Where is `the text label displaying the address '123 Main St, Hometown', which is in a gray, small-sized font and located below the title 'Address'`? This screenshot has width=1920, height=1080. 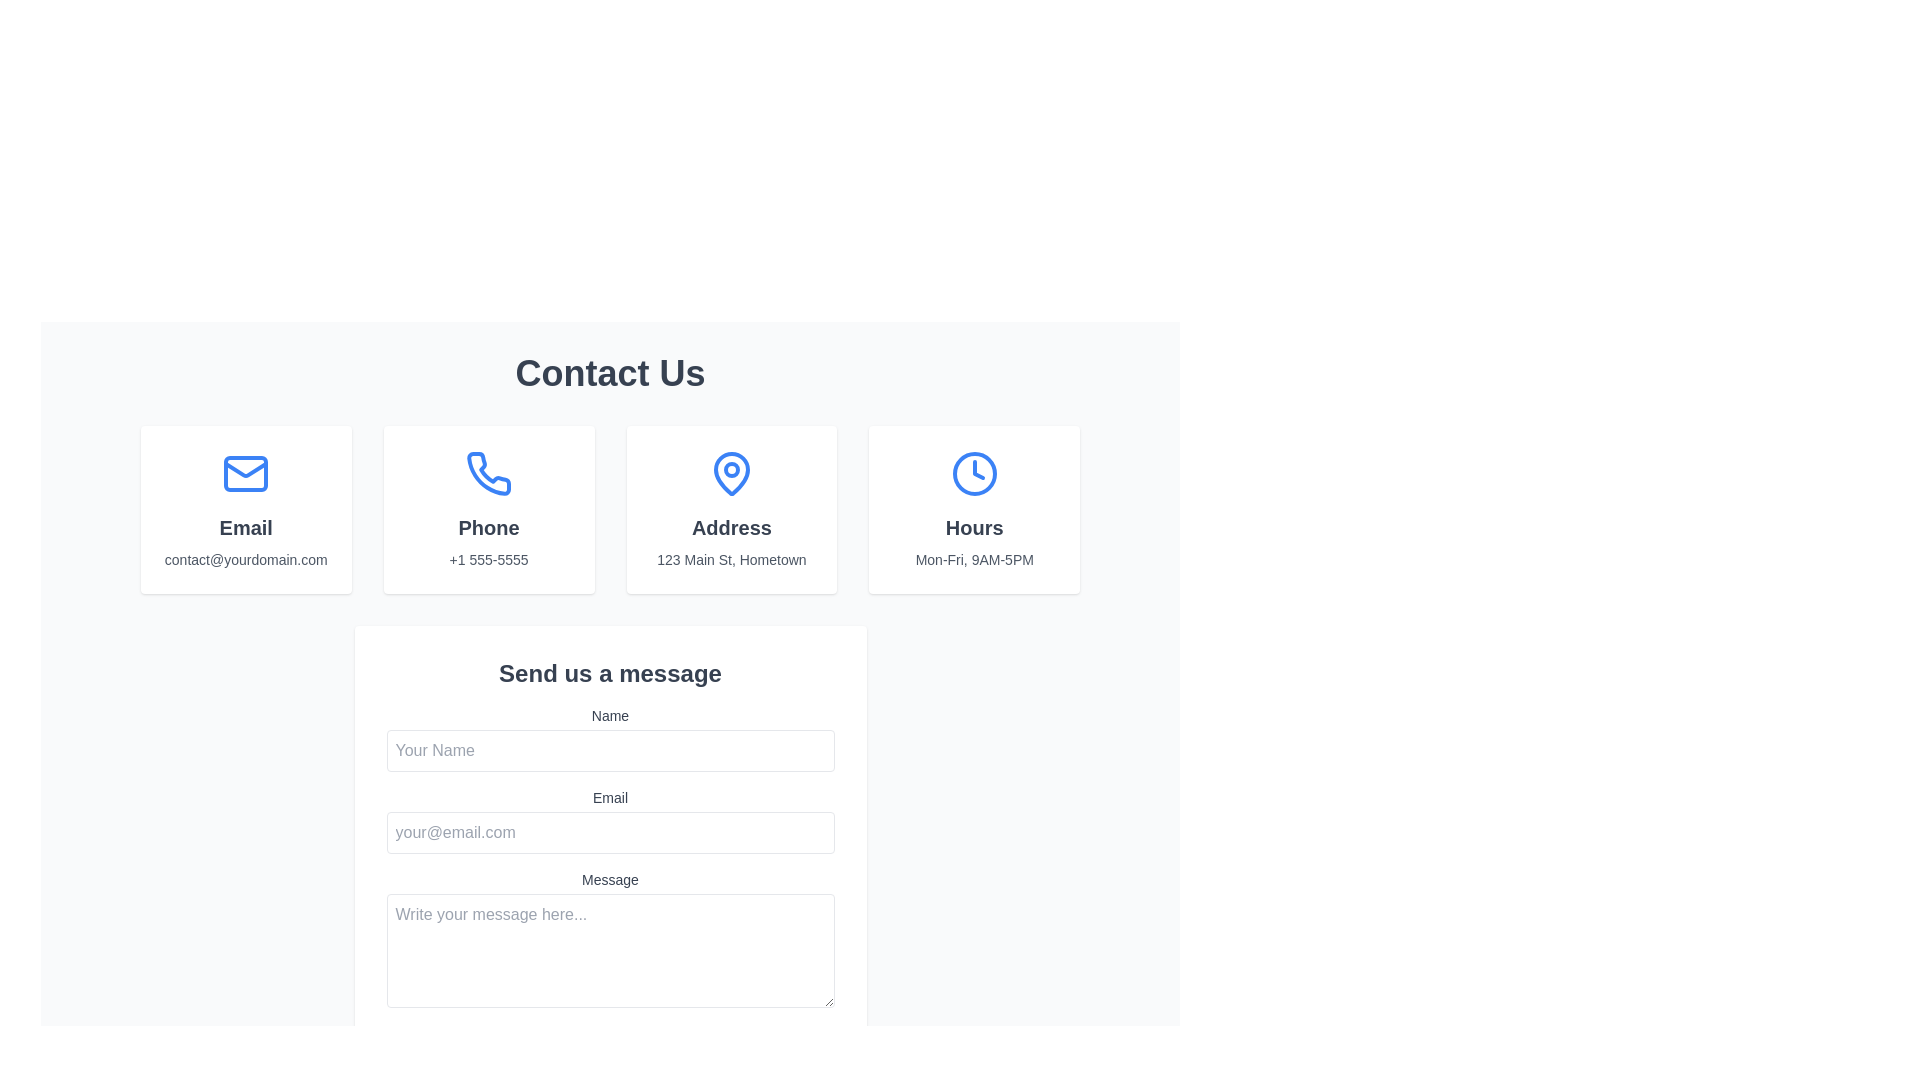
the text label displaying the address '123 Main St, Hometown', which is in a gray, small-sized font and located below the title 'Address' is located at coordinates (730, 559).